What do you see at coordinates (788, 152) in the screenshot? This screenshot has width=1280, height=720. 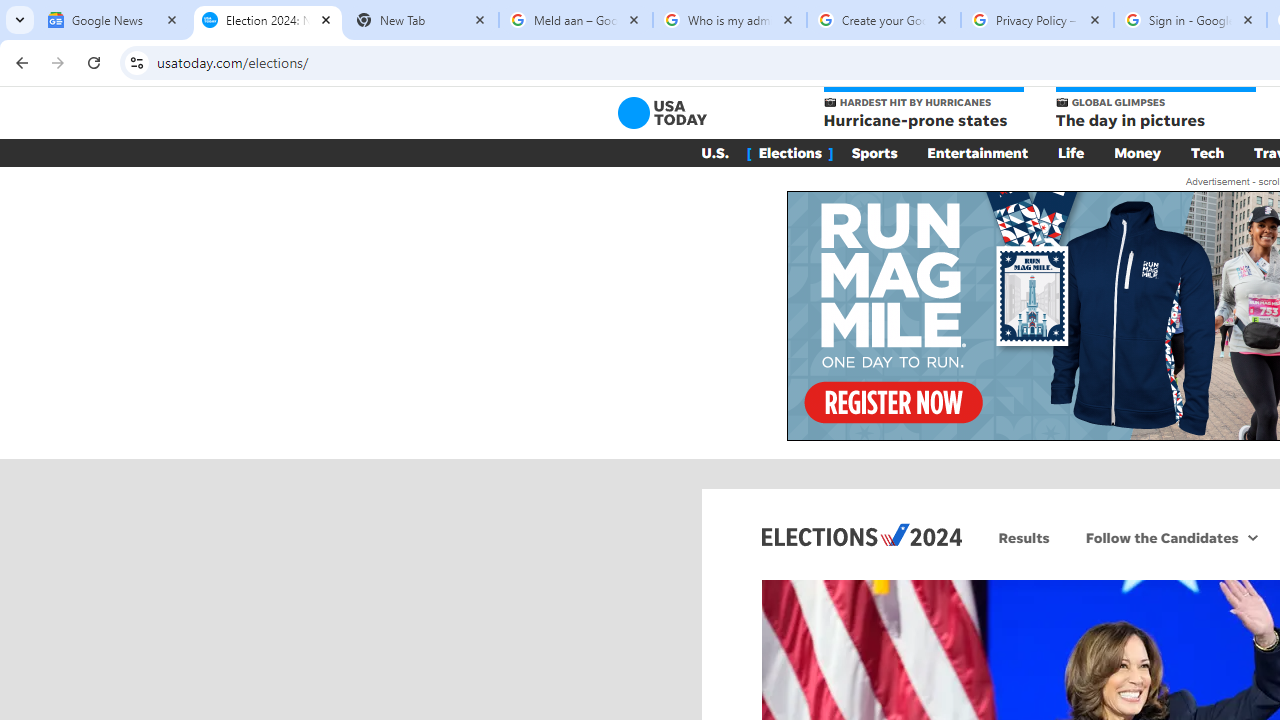 I see `'[ Elections ]'` at bounding box center [788, 152].